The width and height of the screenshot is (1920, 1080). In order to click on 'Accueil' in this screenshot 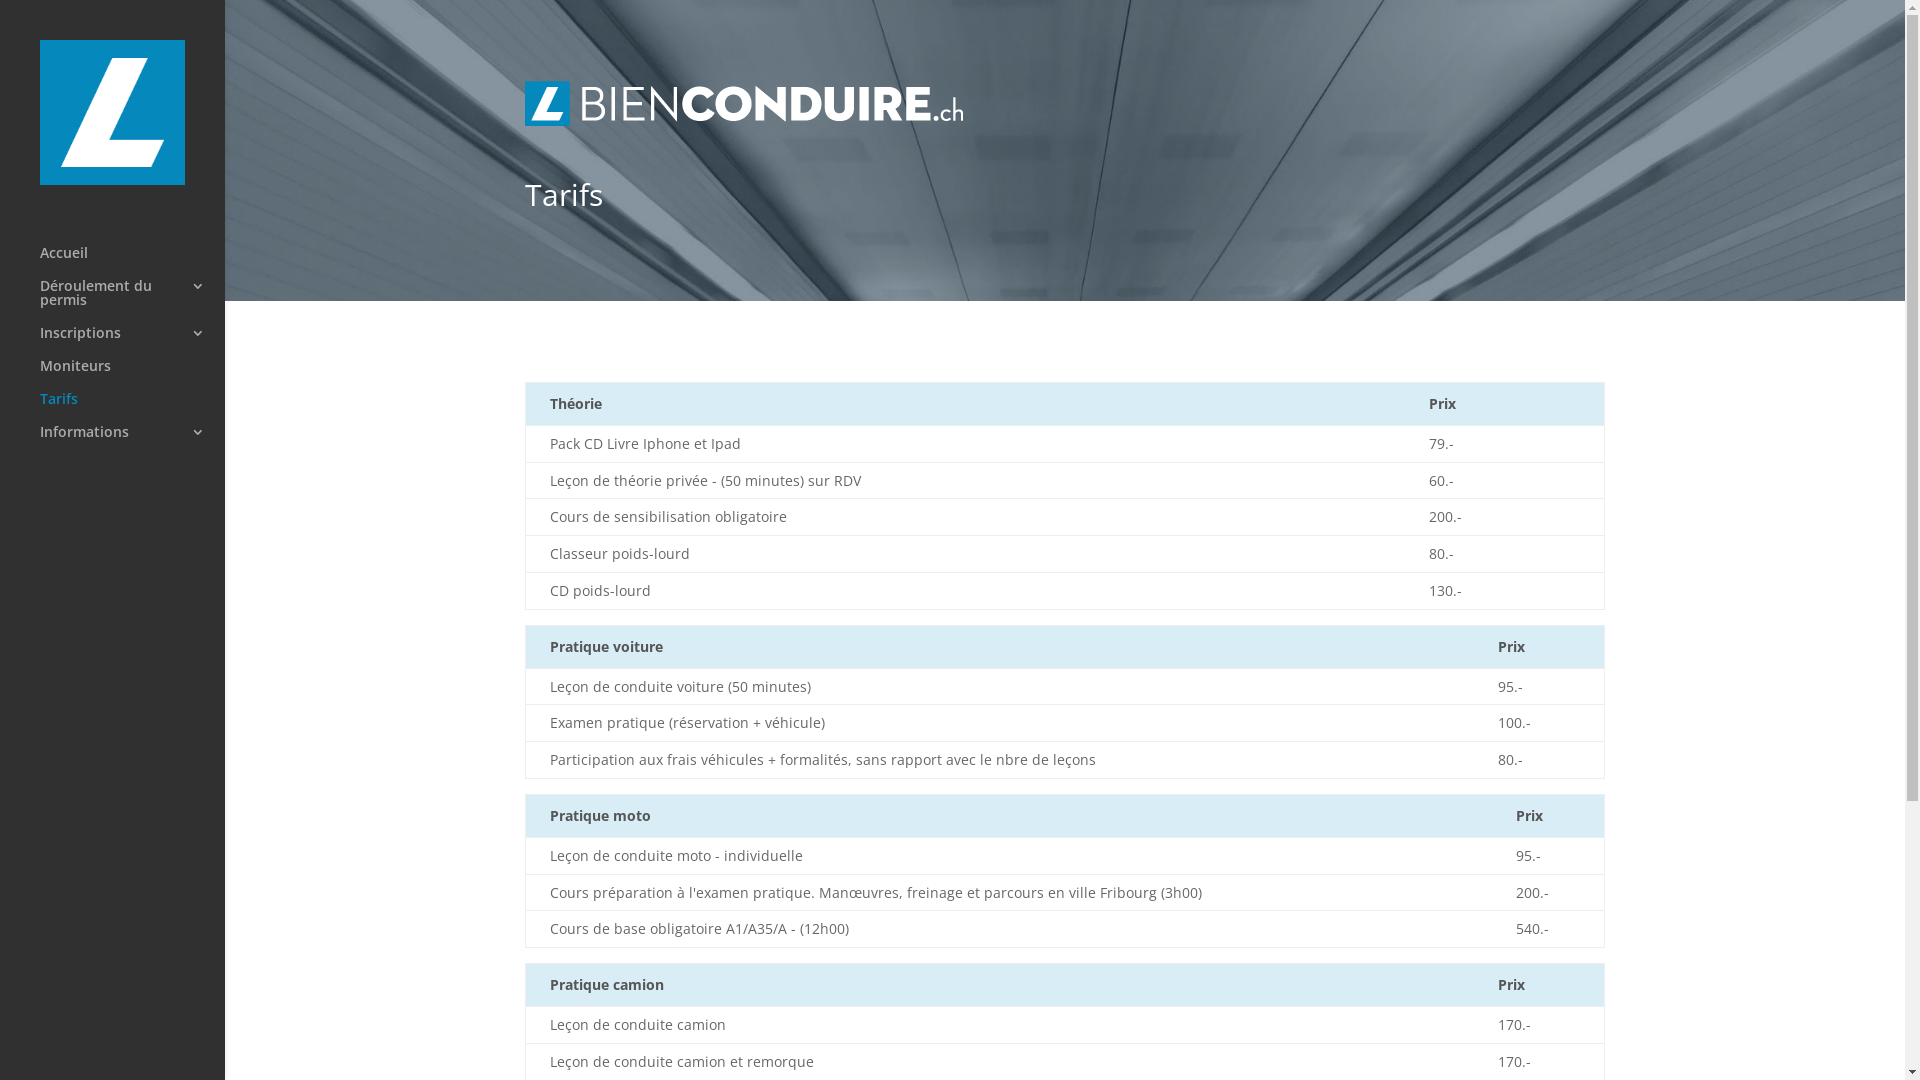, I will do `click(131, 261)`.